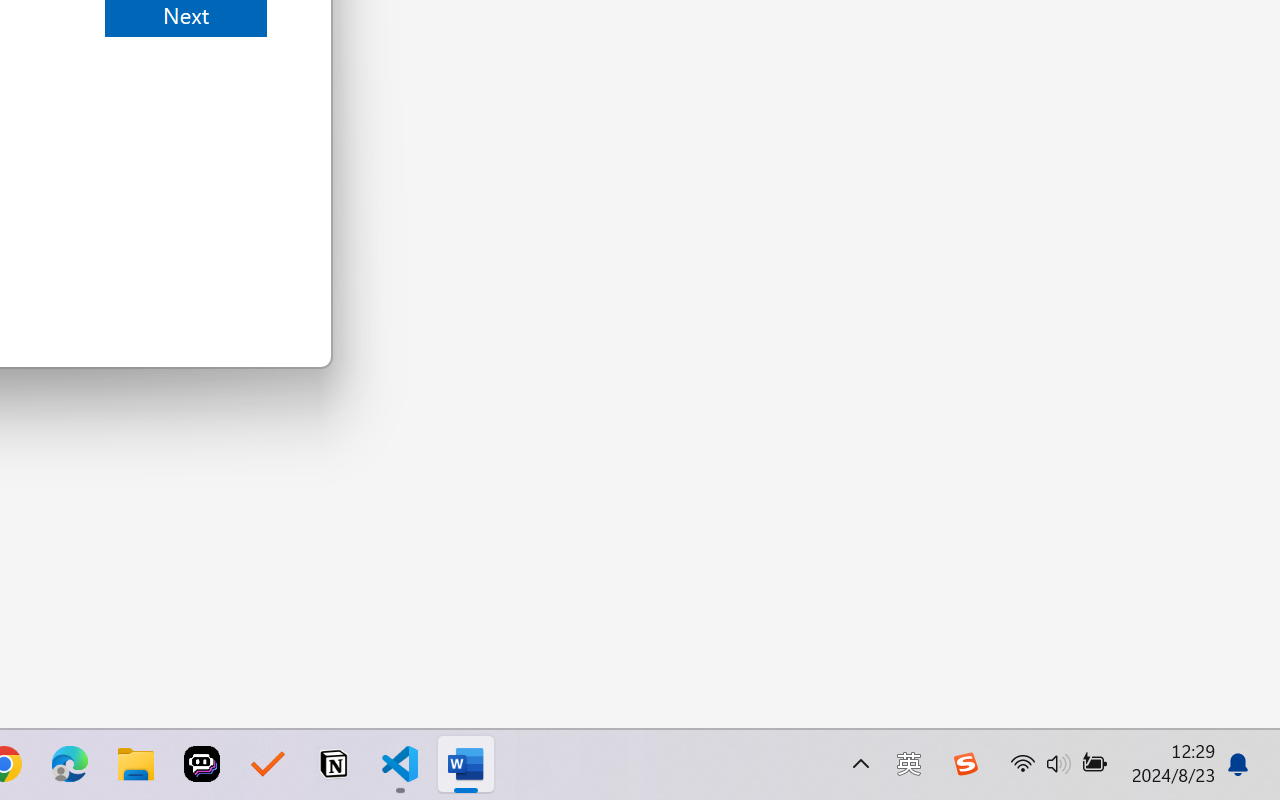 This screenshot has width=1280, height=800. Describe the element at coordinates (69, 764) in the screenshot. I see `'Microsoft Edge'` at that location.